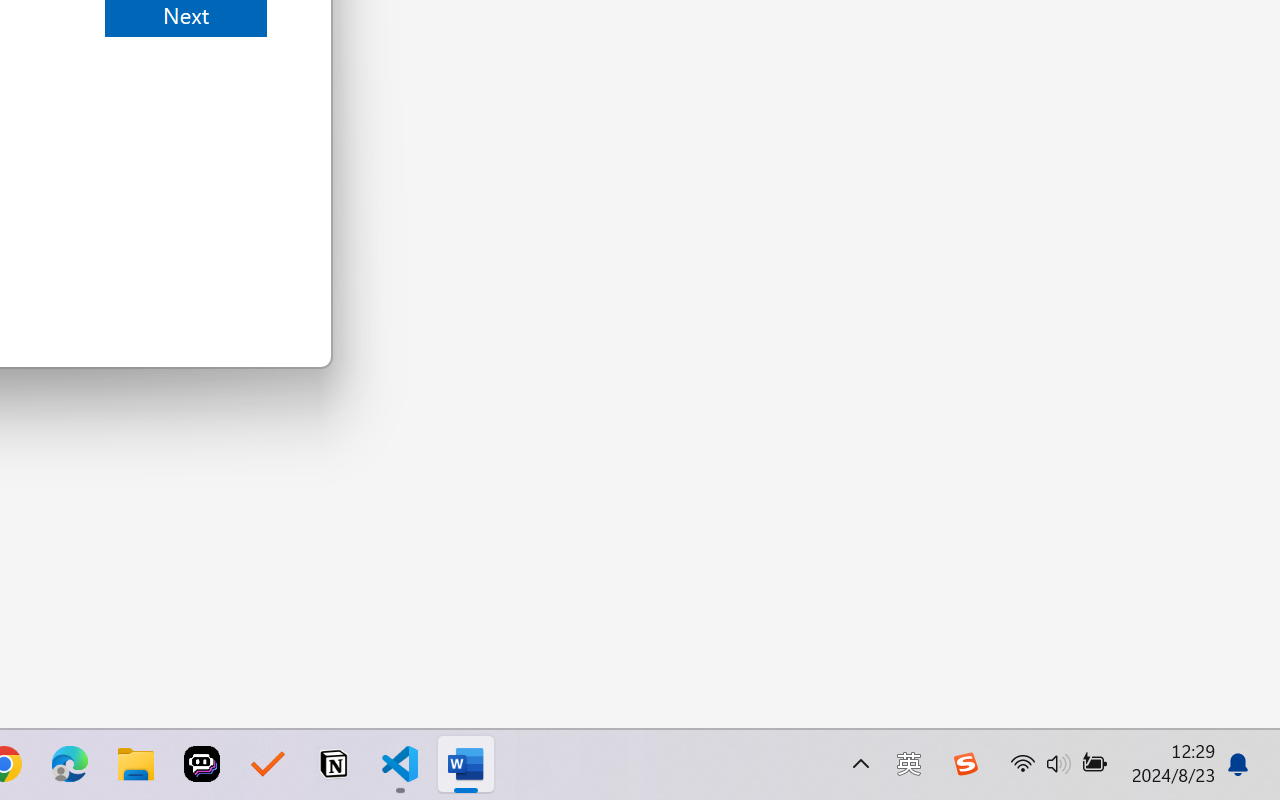 This screenshot has width=1280, height=800. Describe the element at coordinates (69, 764) in the screenshot. I see `'Microsoft Edge'` at that location.